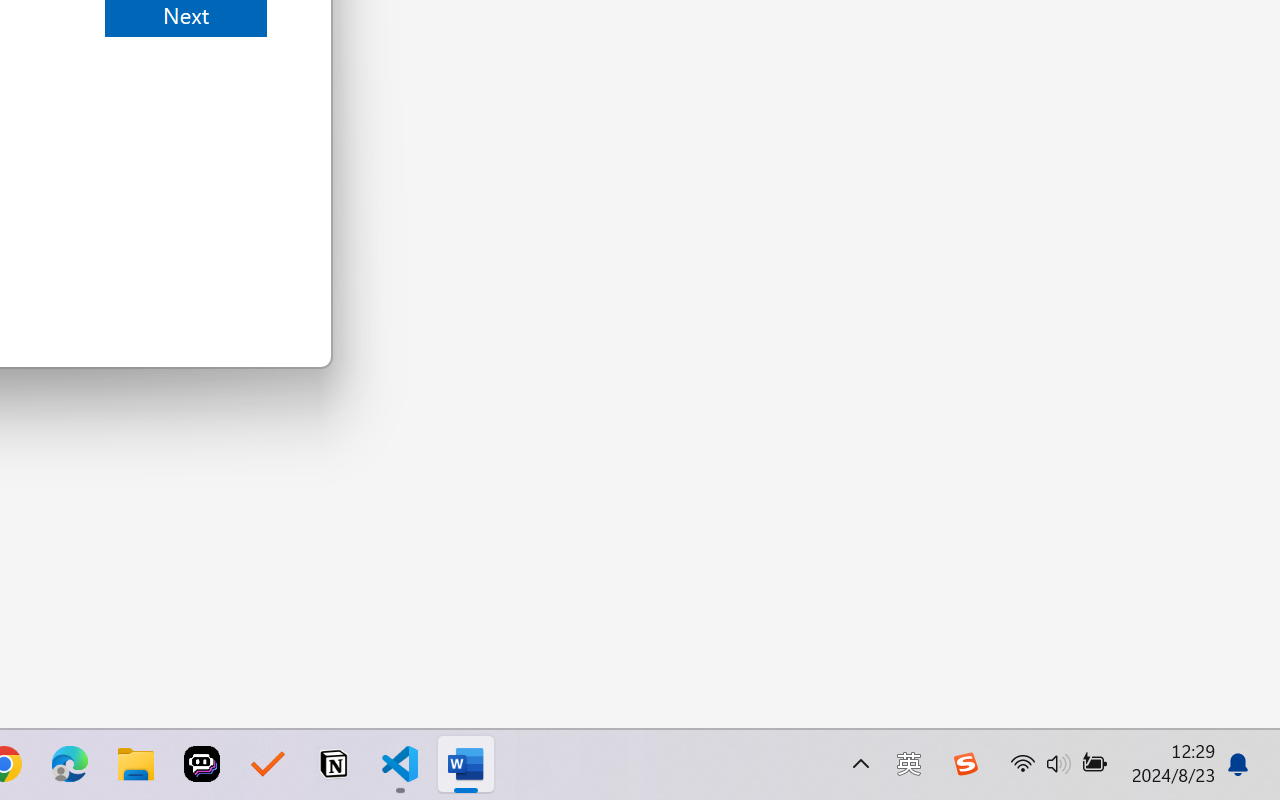 This screenshot has width=1280, height=800. Describe the element at coordinates (69, 764) in the screenshot. I see `'Microsoft Edge'` at that location.